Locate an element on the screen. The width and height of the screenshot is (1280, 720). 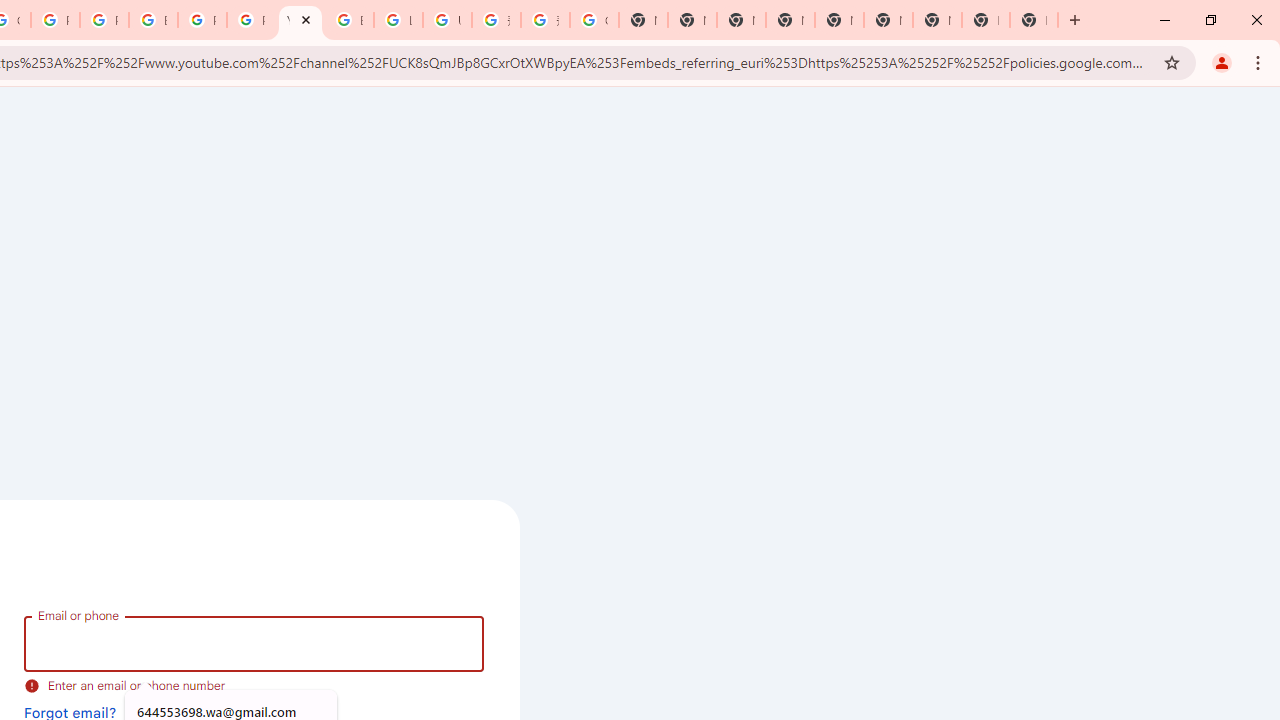
'YouTube' is located at coordinates (299, 20).